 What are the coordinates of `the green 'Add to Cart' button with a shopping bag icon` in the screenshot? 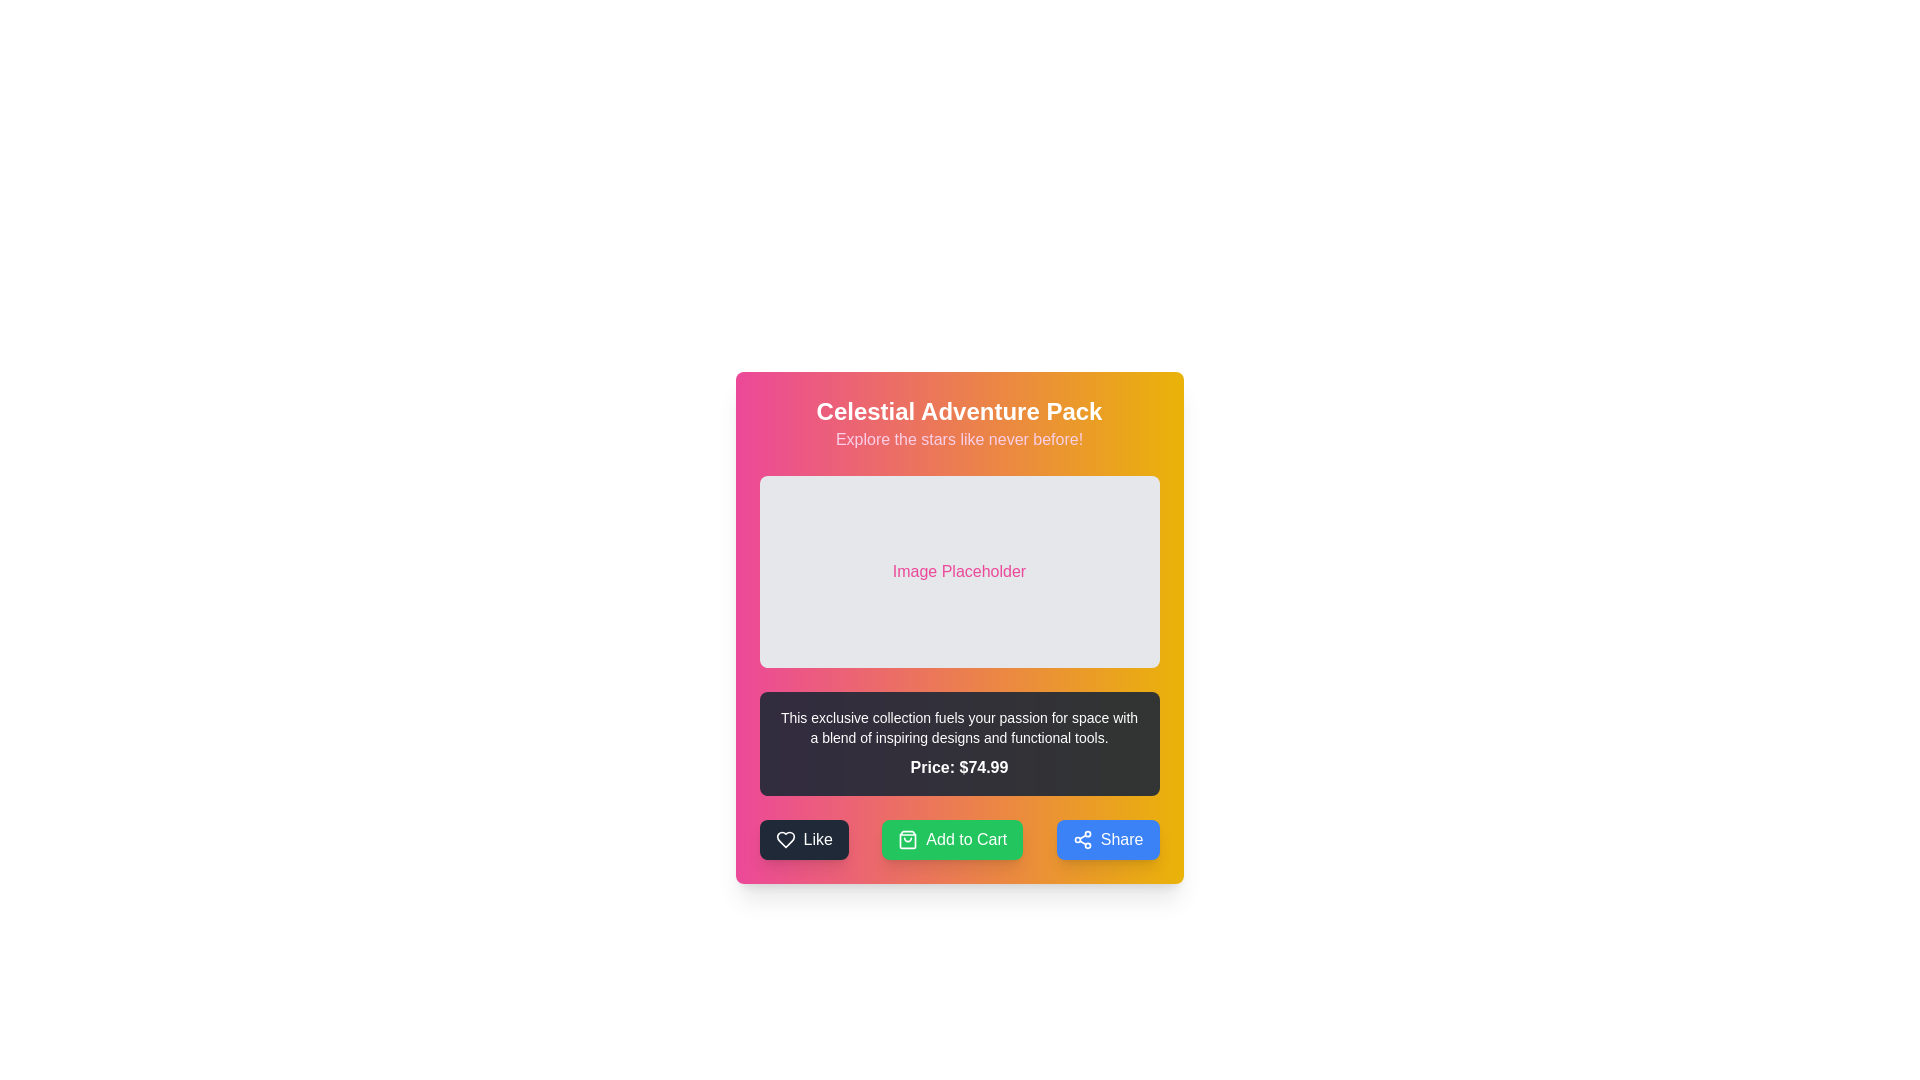 It's located at (951, 840).